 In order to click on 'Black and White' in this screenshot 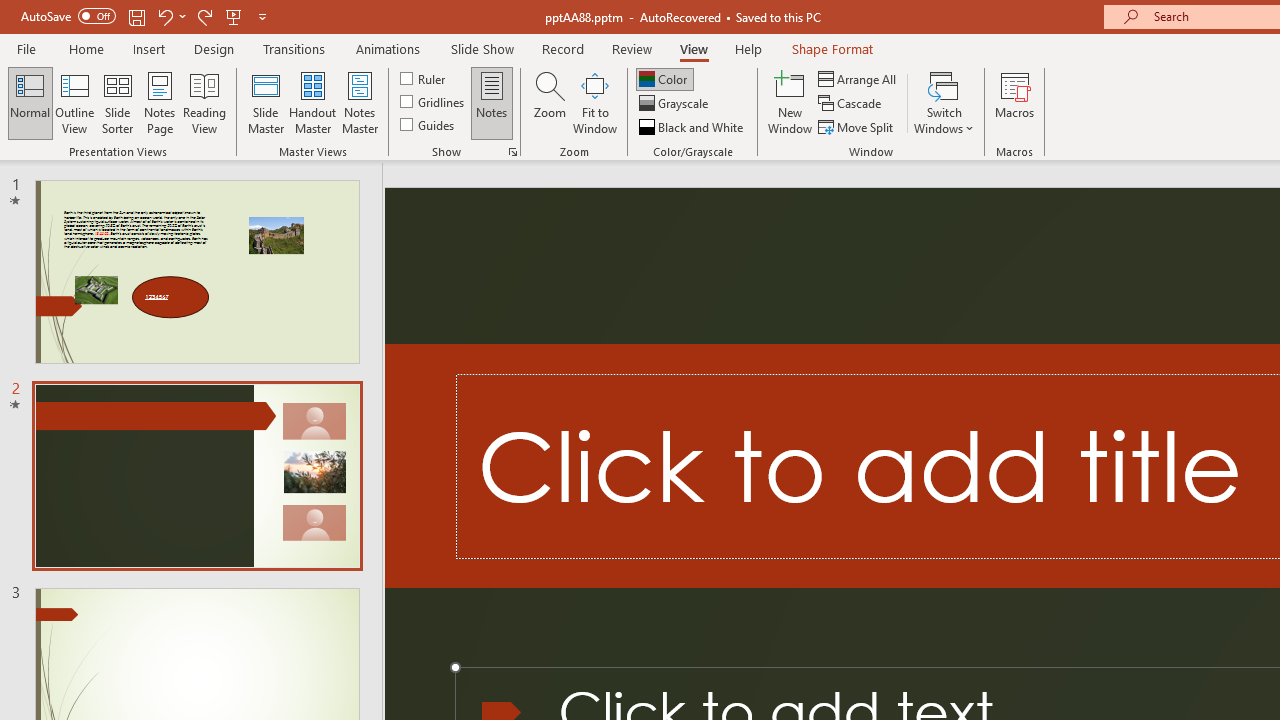, I will do `click(693, 127)`.